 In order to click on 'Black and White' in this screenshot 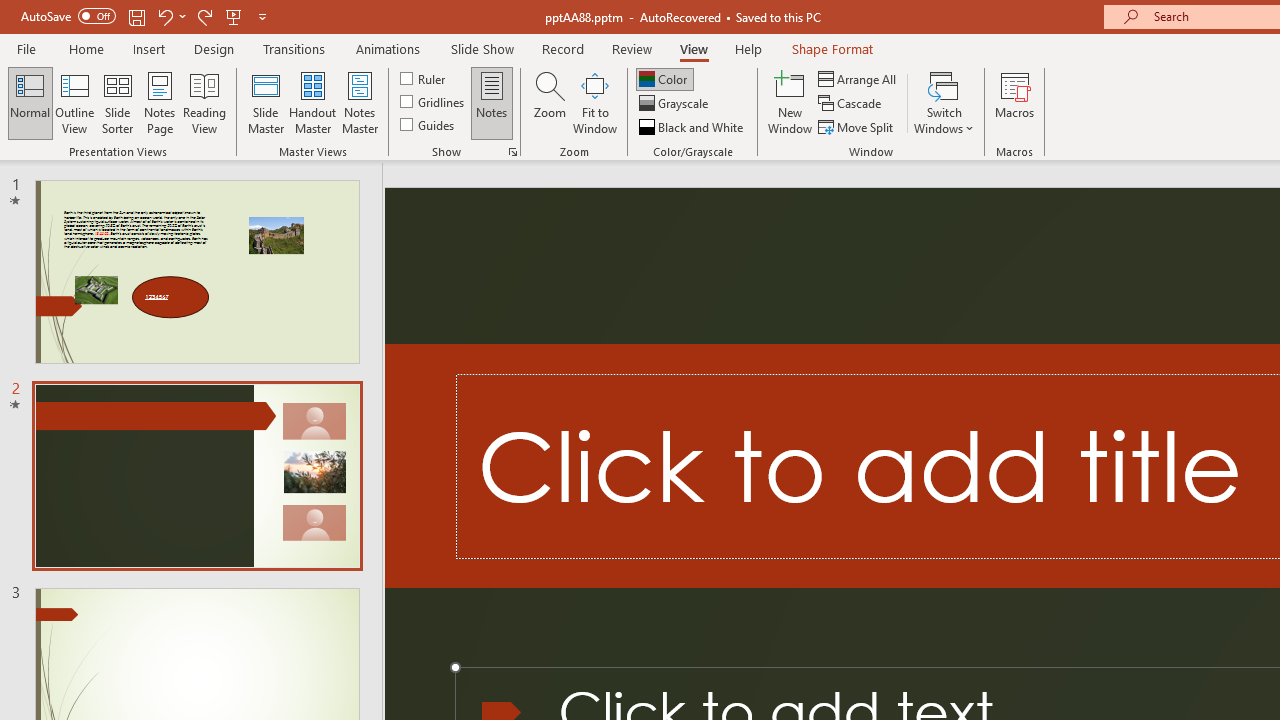, I will do `click(693, 127)`.